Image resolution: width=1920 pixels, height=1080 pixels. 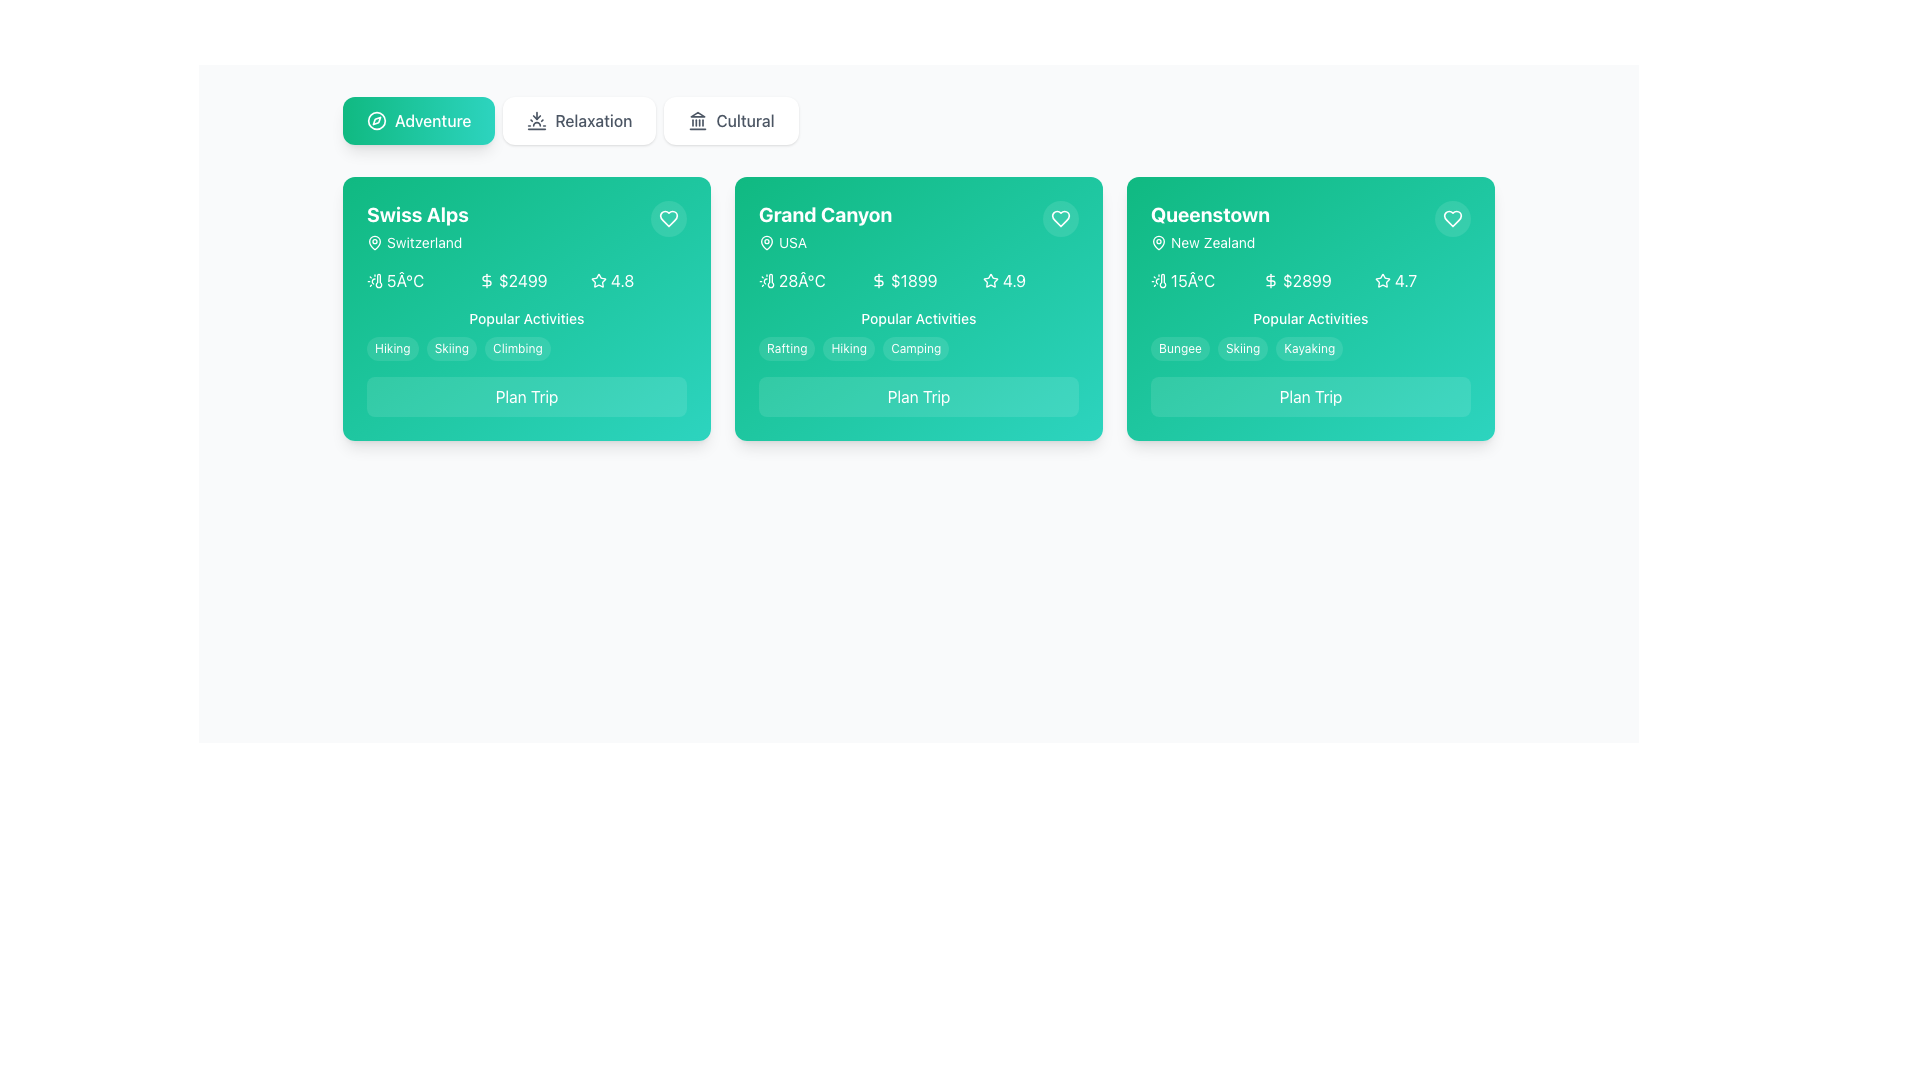 What do you see at coordinates (527, 334) in the screenshot?
I see `the 'Climbing' button in the recommended activities list associated with the 'Swiss Alps', positioned above the 'Plan Trip' button` at bounding box center [527, 334].